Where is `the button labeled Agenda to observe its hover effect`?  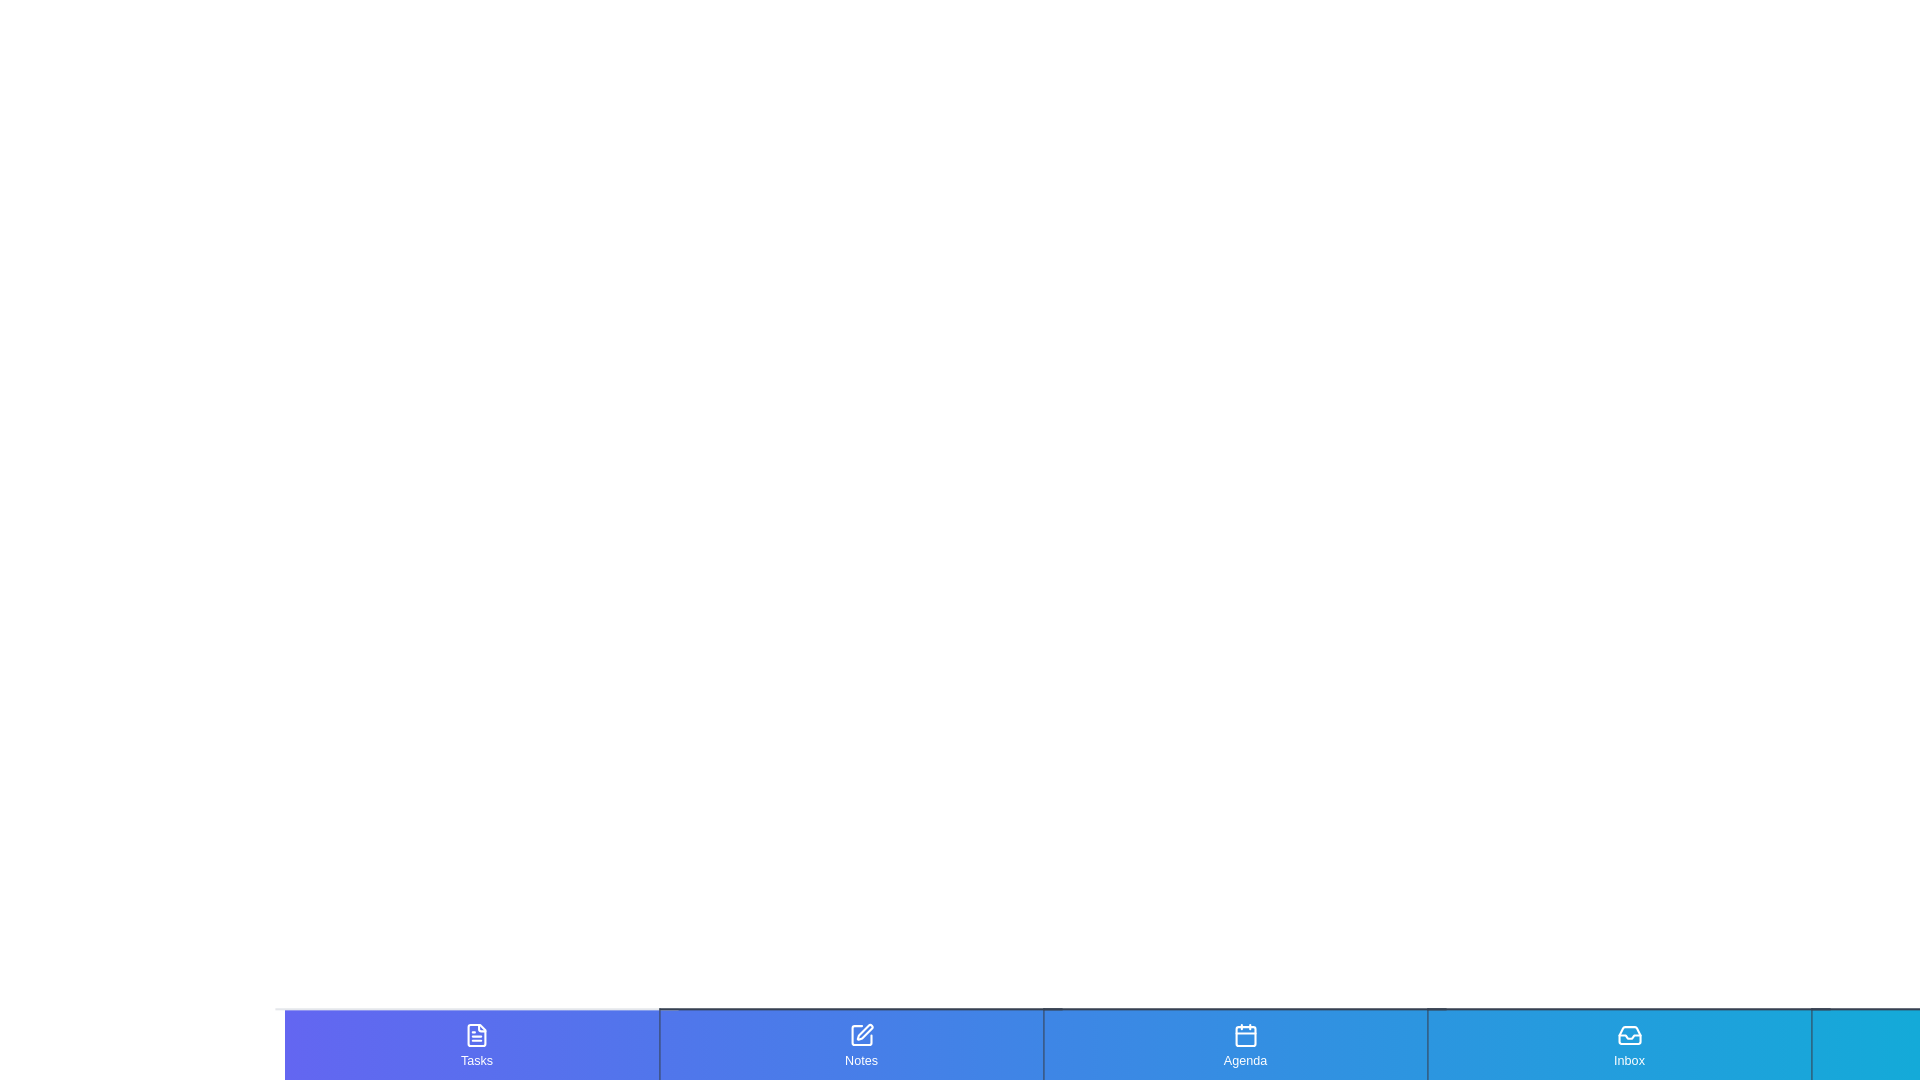
the button labeled Agenda to observe its hover effect is located at coordinates (1243, 1044).